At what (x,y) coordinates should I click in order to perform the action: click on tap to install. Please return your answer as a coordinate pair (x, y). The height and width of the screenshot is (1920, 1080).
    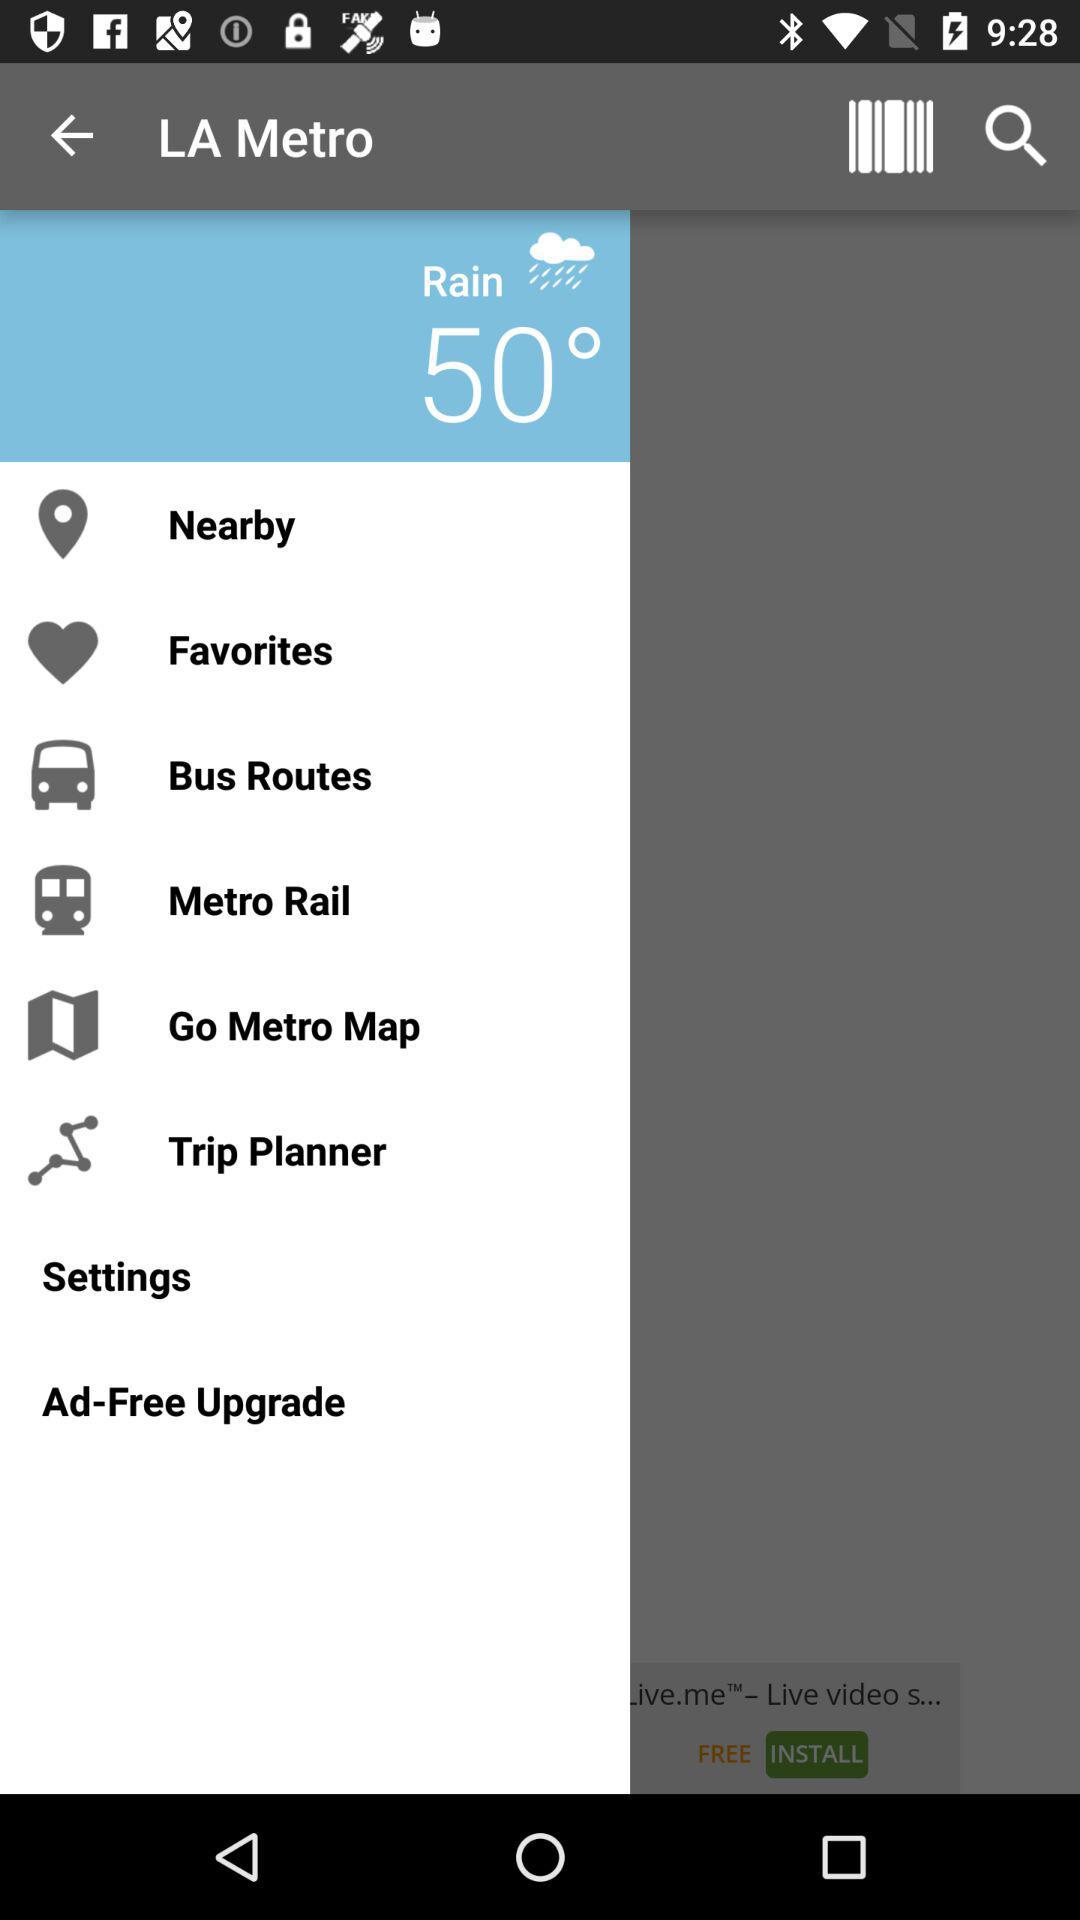
    Looking at the image, I should click on (540, 1727).